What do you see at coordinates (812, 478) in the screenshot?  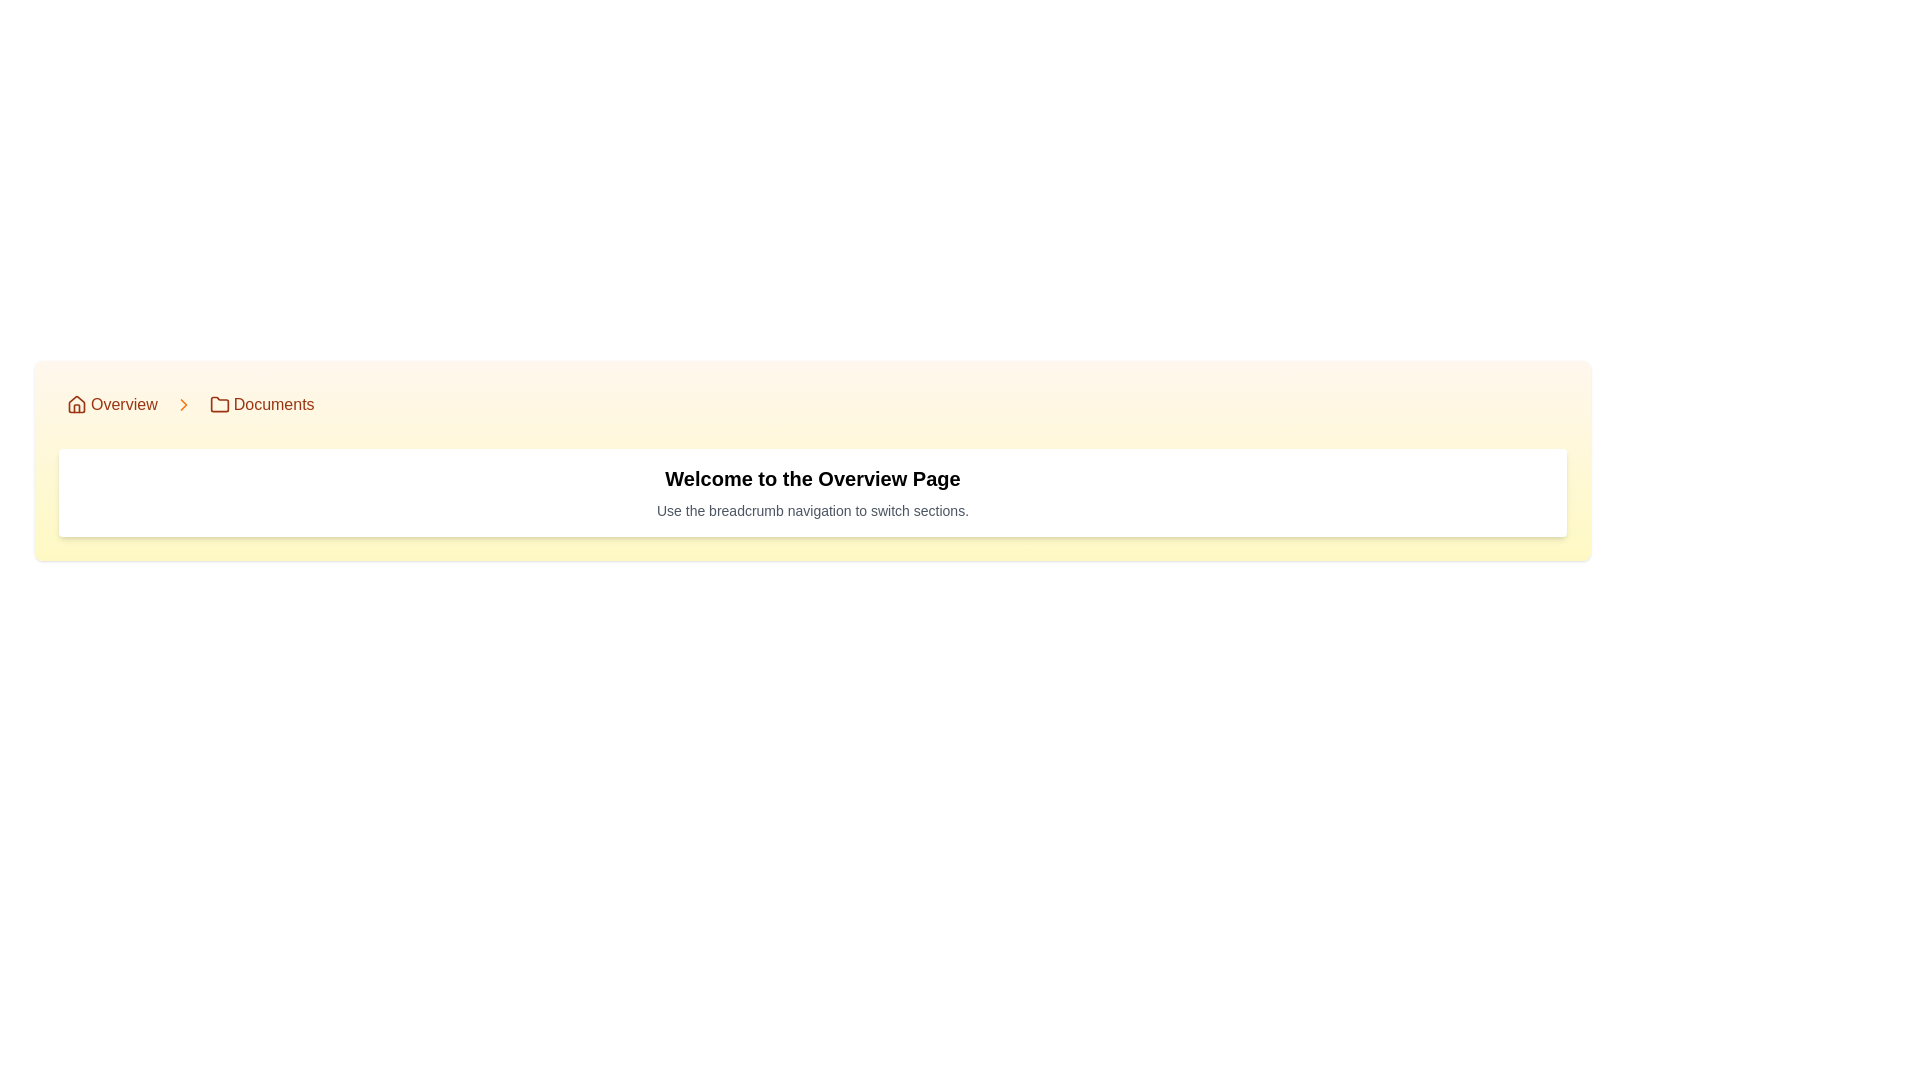 I see `the headline text that reads 'Welcome to the Overview Page', which is prominently styled in bold and large font near the top of the content area` at bounding box center [812, 478].